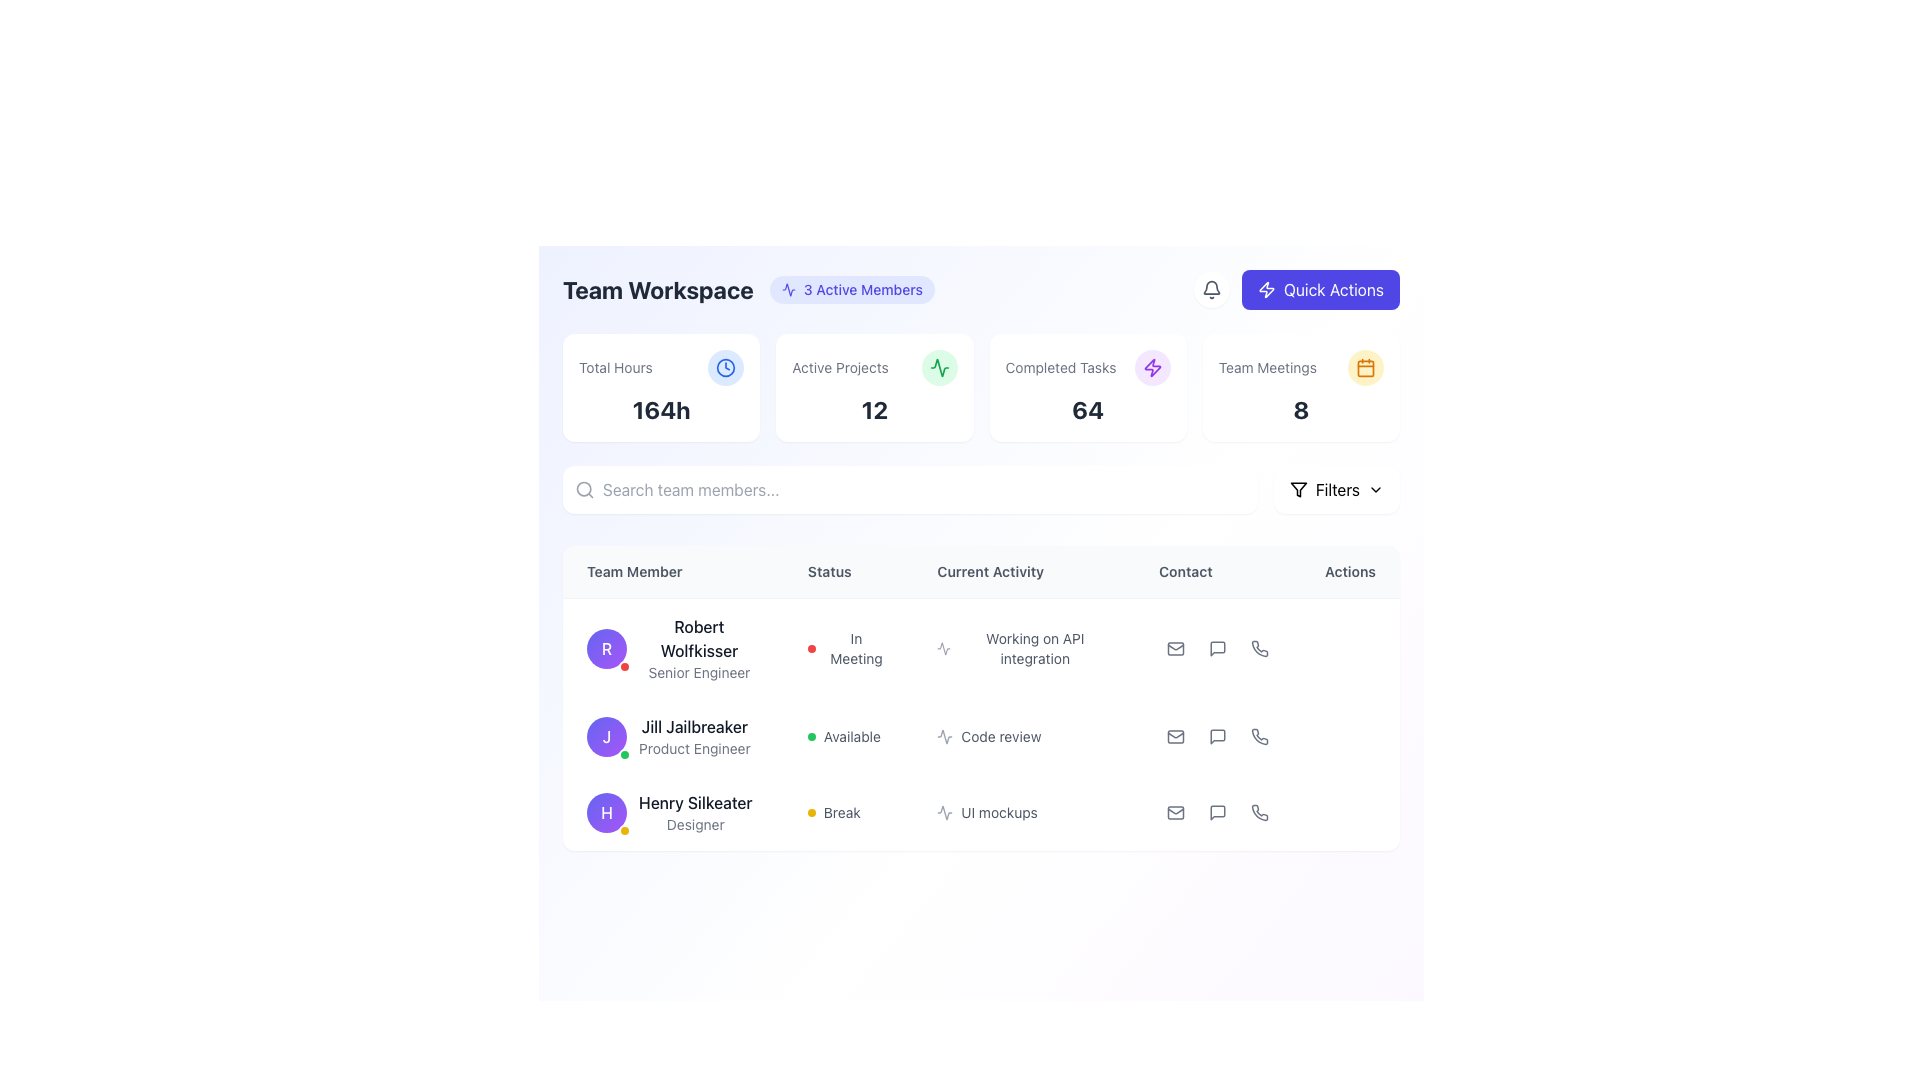 The width and height of the screenshot is (1920, 1080). I want to click on information displayed in the Text Display located in the bottom section of the card labeled 'Total Hours', which shows the total hours as a summary statistic, so click(661, 408).